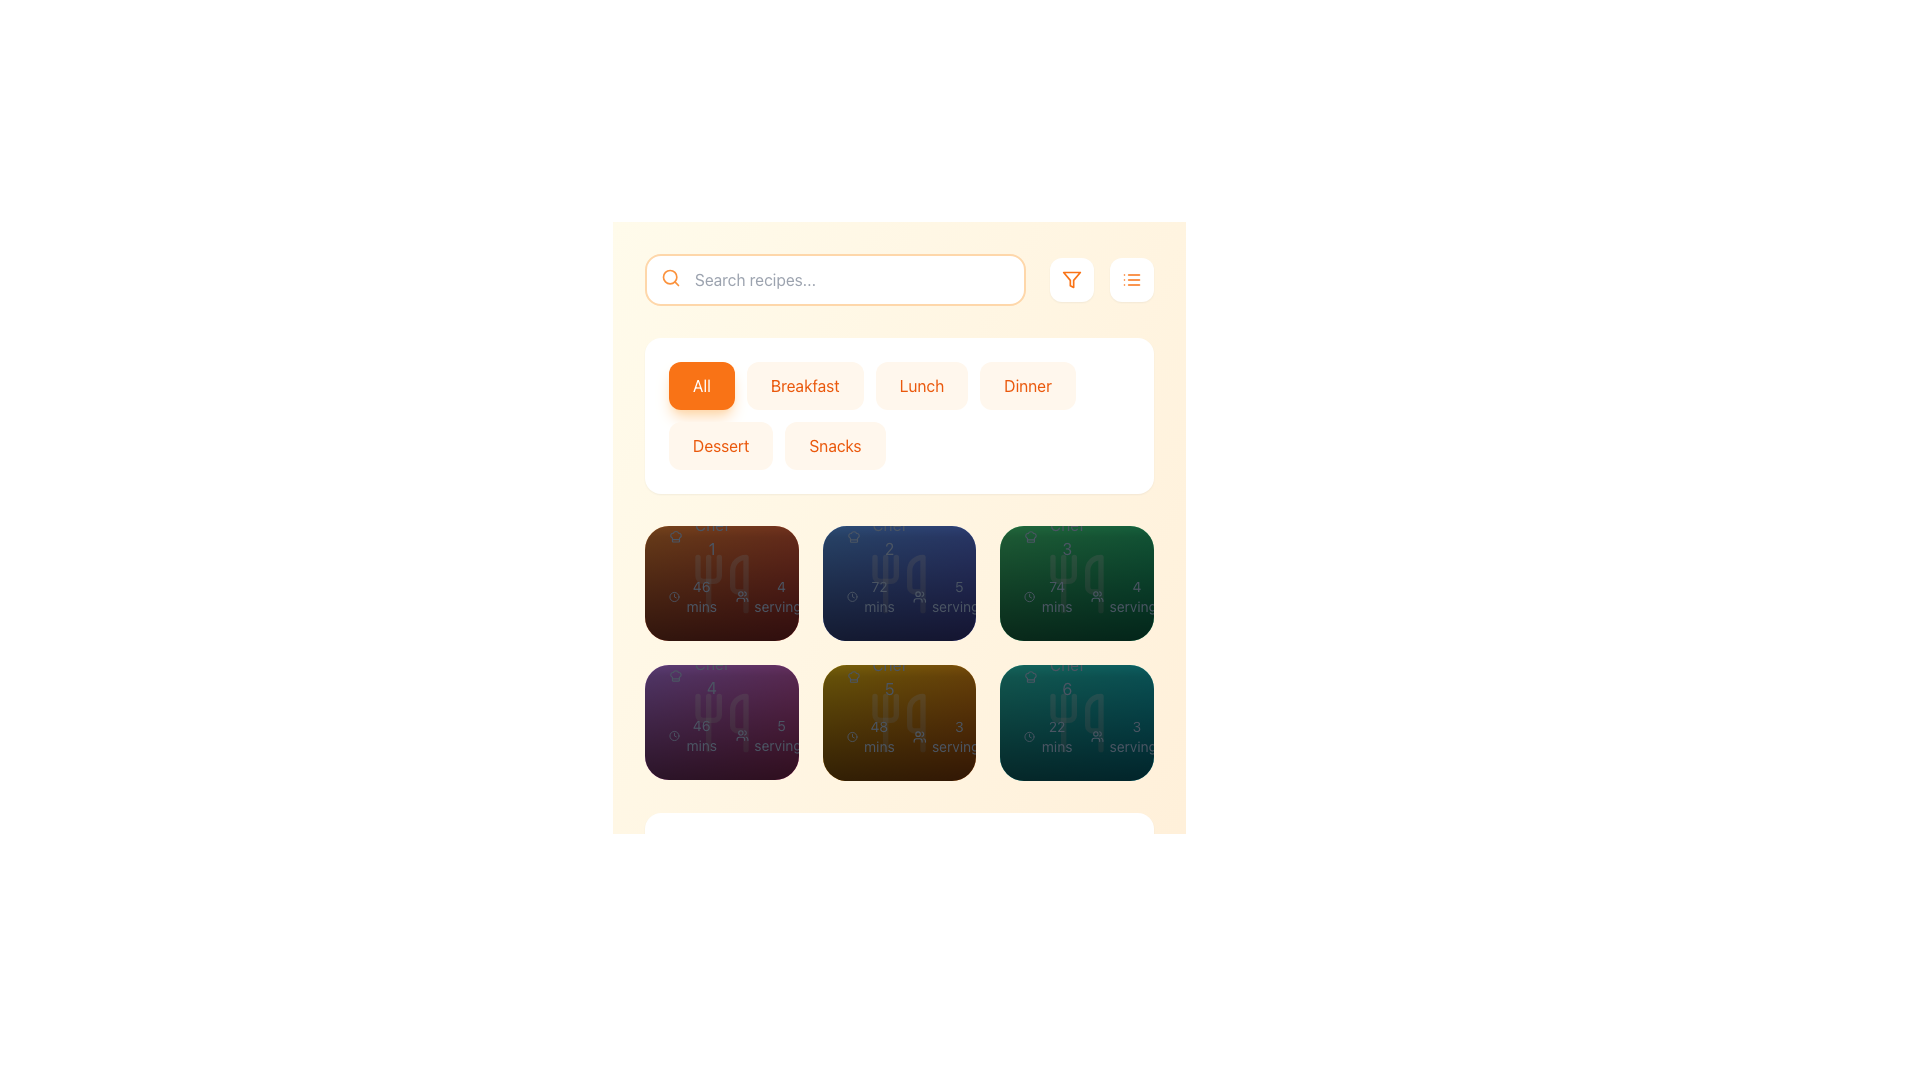  Describe the element at coordinates (1132, 280) in the screenshot. I see `the navigation button located in the upper-right corner of the navigation bar` at that location.